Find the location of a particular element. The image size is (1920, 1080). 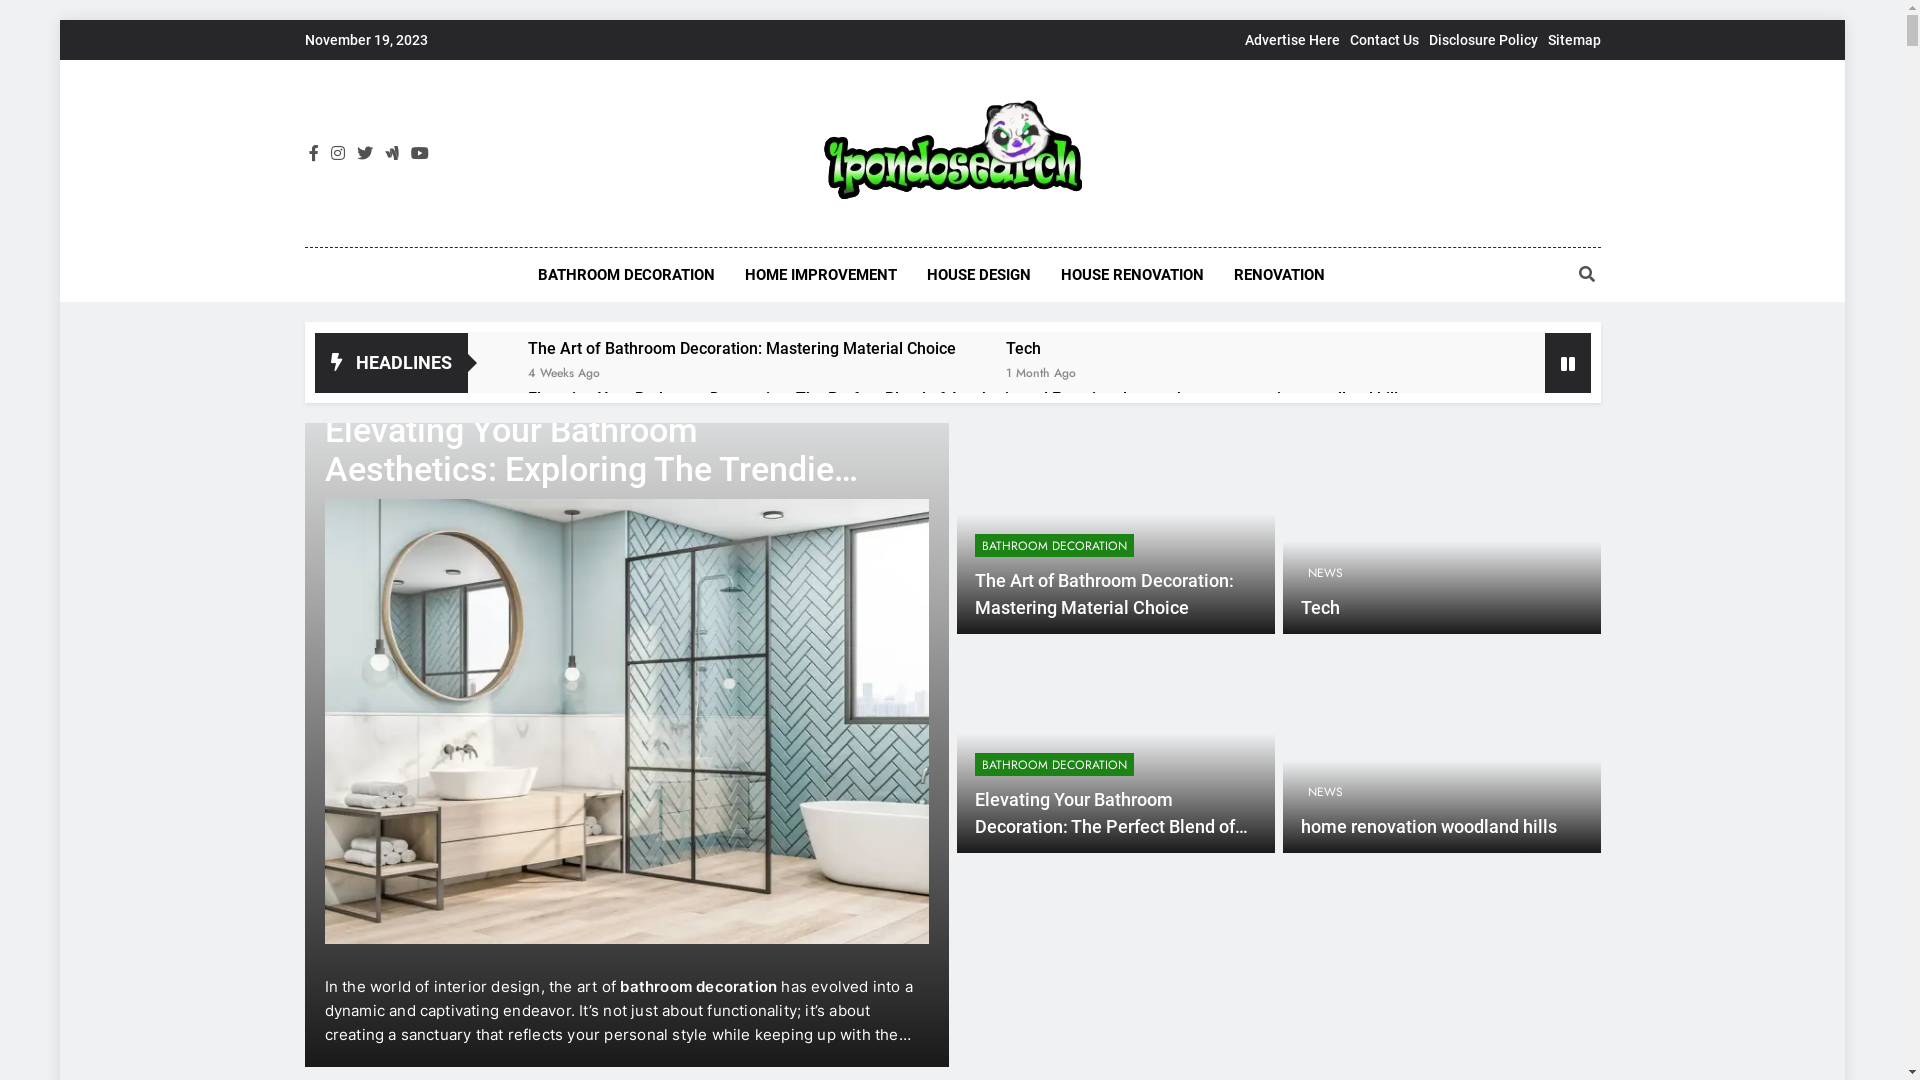

'Skip to content' is located at coordinates (59, 19).